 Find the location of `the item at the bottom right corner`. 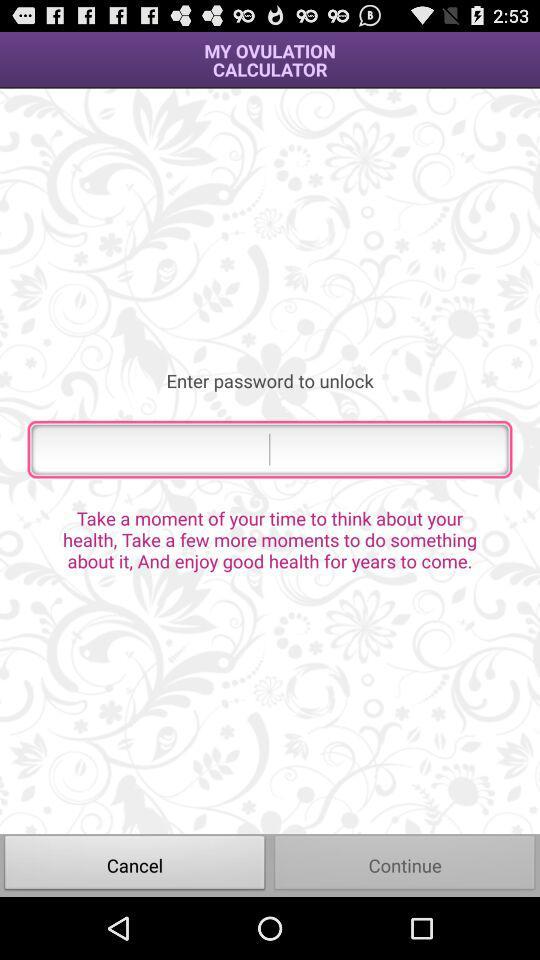

the item at the bottom right corner is located at coordinates (405, 864).